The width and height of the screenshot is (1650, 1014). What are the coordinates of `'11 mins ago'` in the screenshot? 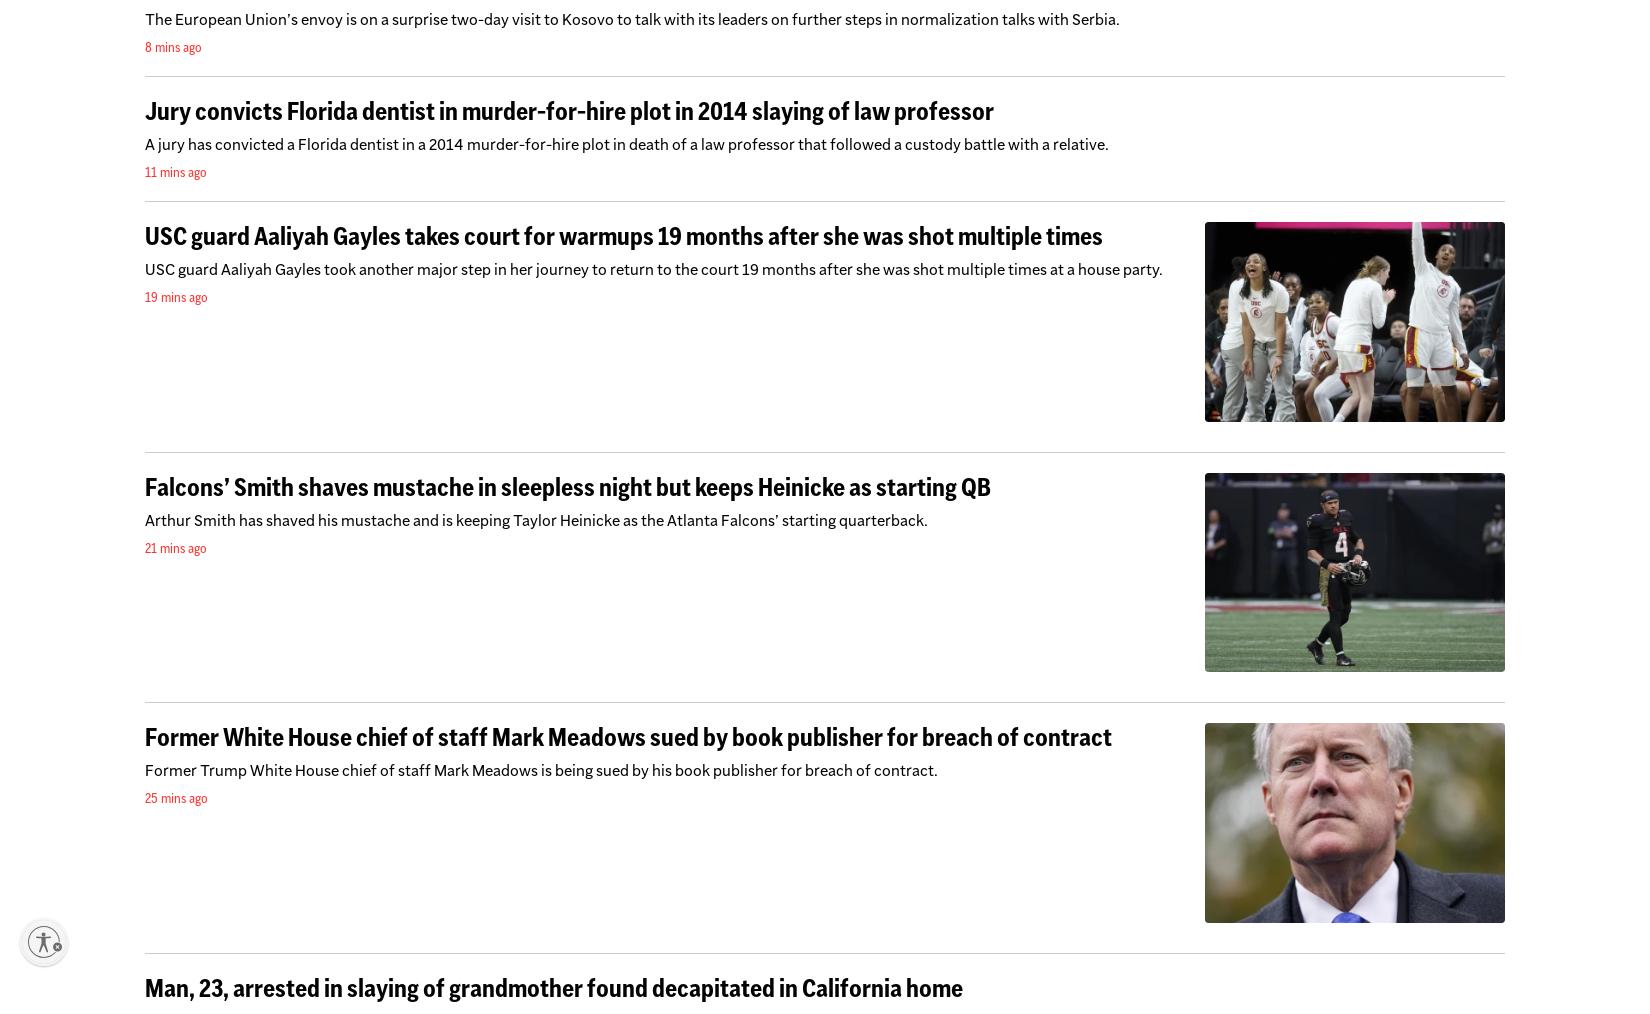 It's located at (176, 169).